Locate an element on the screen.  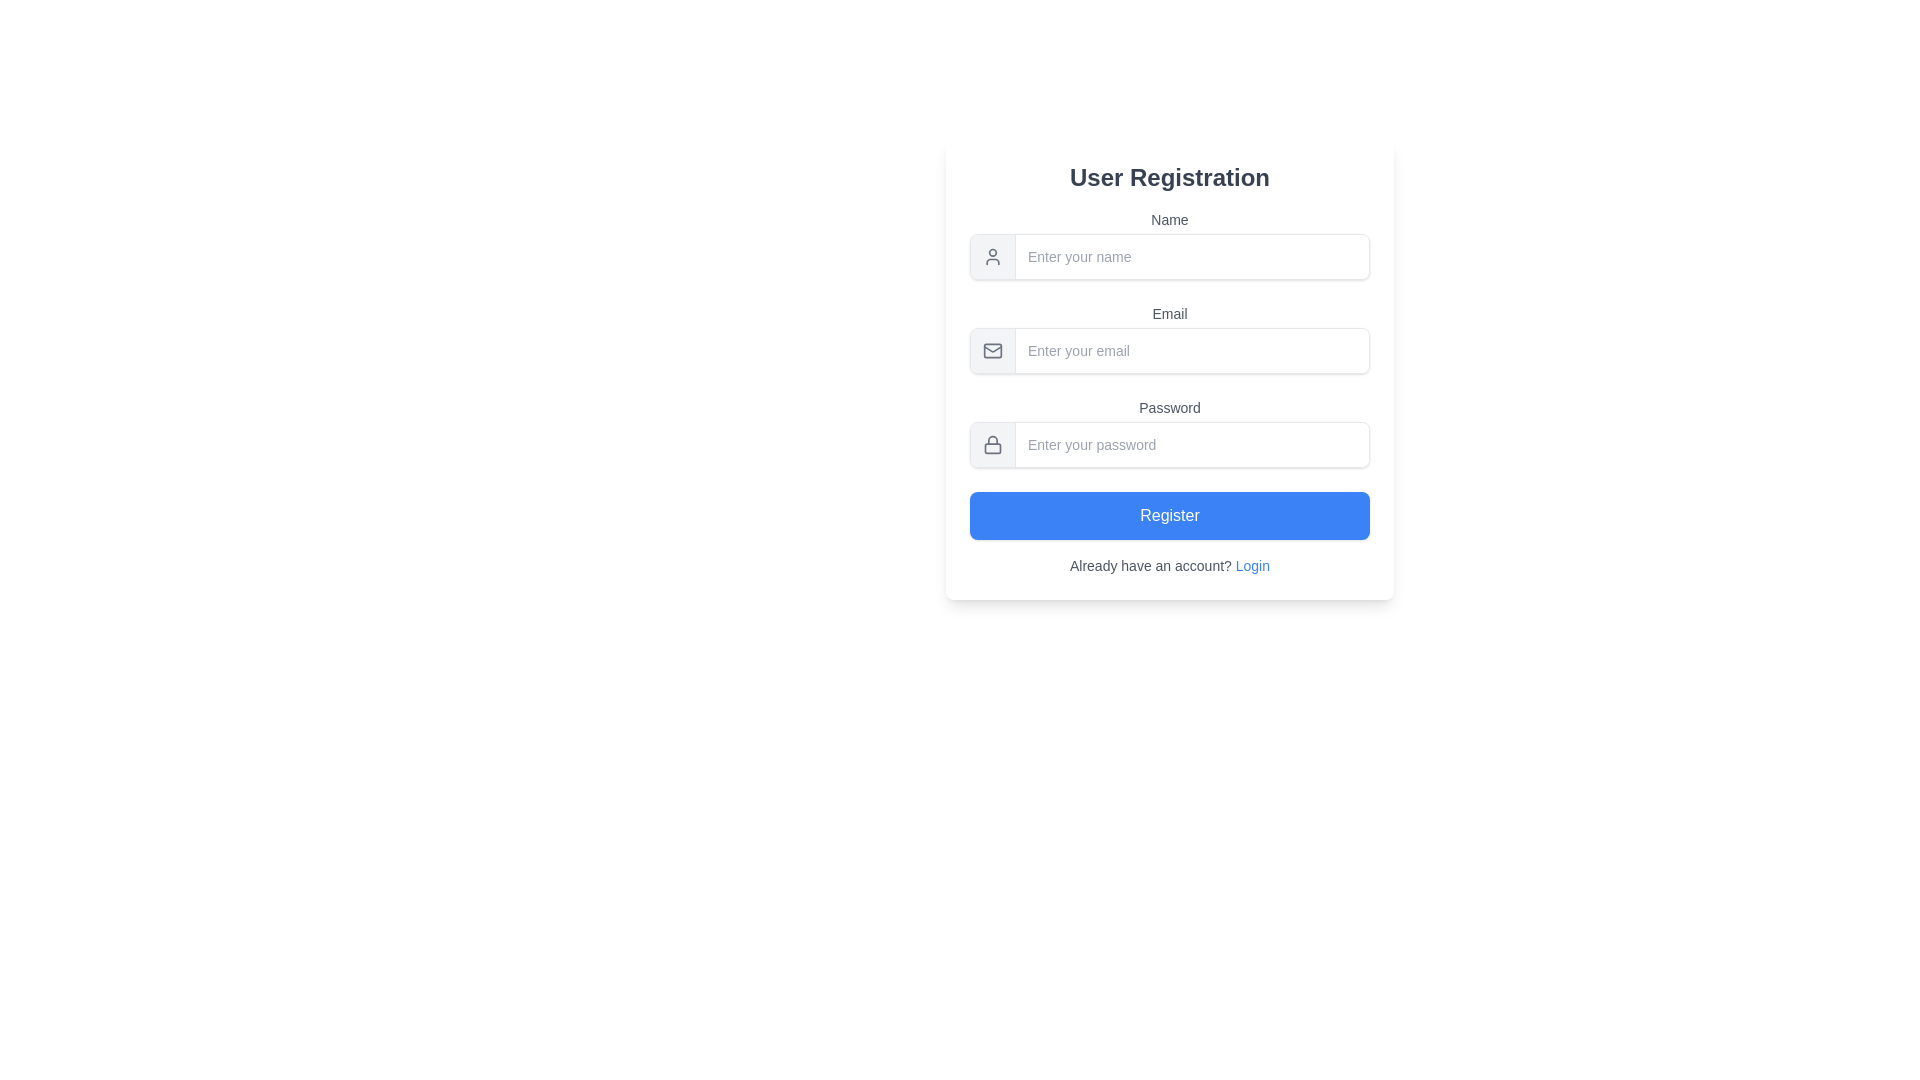
the text block labeled 'User Registration', which is styled in a large and bold font and positioned at the top of the user registration form is located at coordinates (1170, 176).